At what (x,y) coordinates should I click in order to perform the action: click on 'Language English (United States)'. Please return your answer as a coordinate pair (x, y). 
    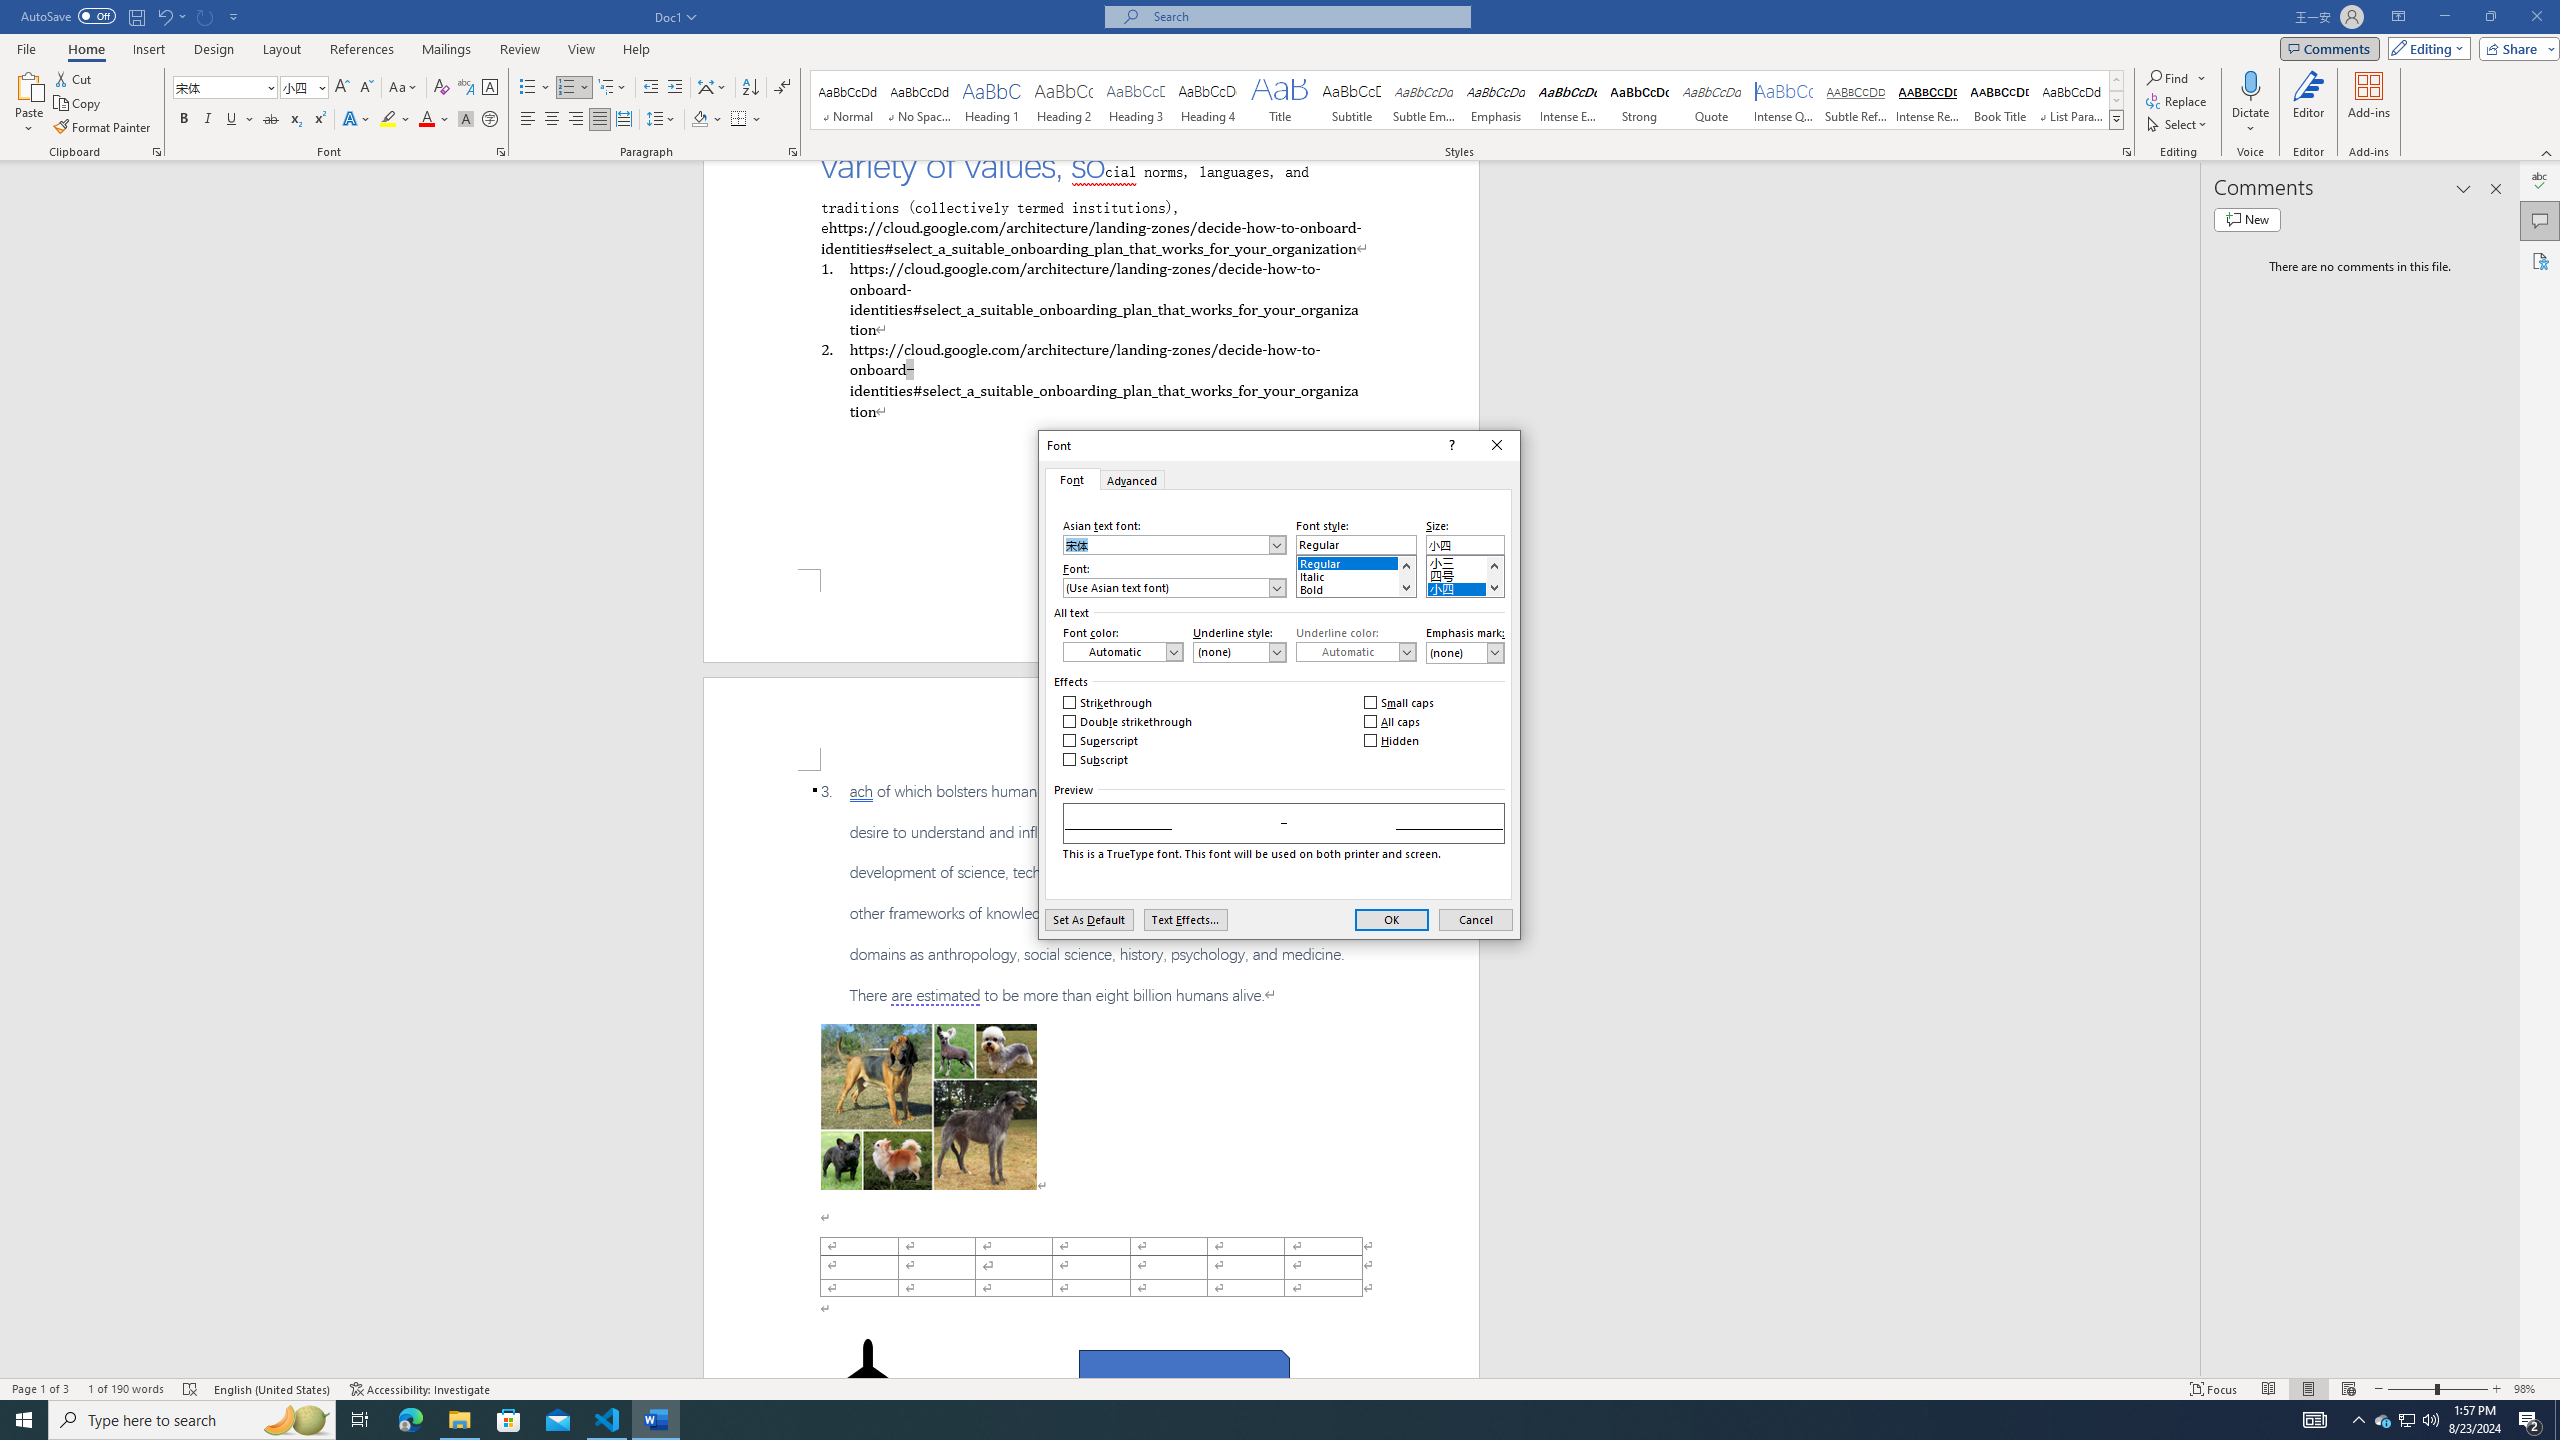
    Looking at the image, I should click on (272, 1389).